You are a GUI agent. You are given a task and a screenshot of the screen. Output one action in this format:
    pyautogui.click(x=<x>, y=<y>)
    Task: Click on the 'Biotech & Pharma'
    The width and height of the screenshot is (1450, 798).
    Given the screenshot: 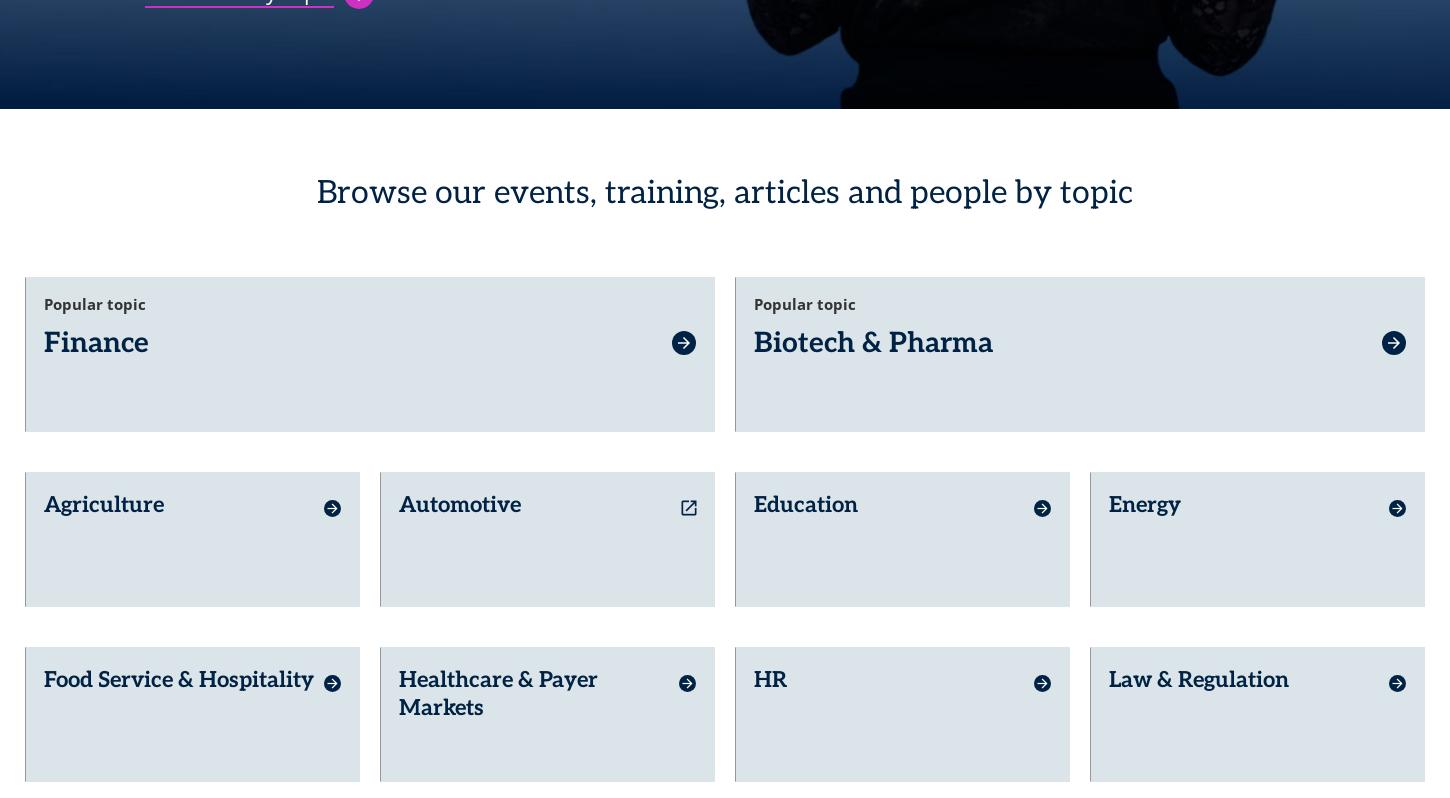 What is the action you would take?
    pyautogui.click(x=754, y=335)
    